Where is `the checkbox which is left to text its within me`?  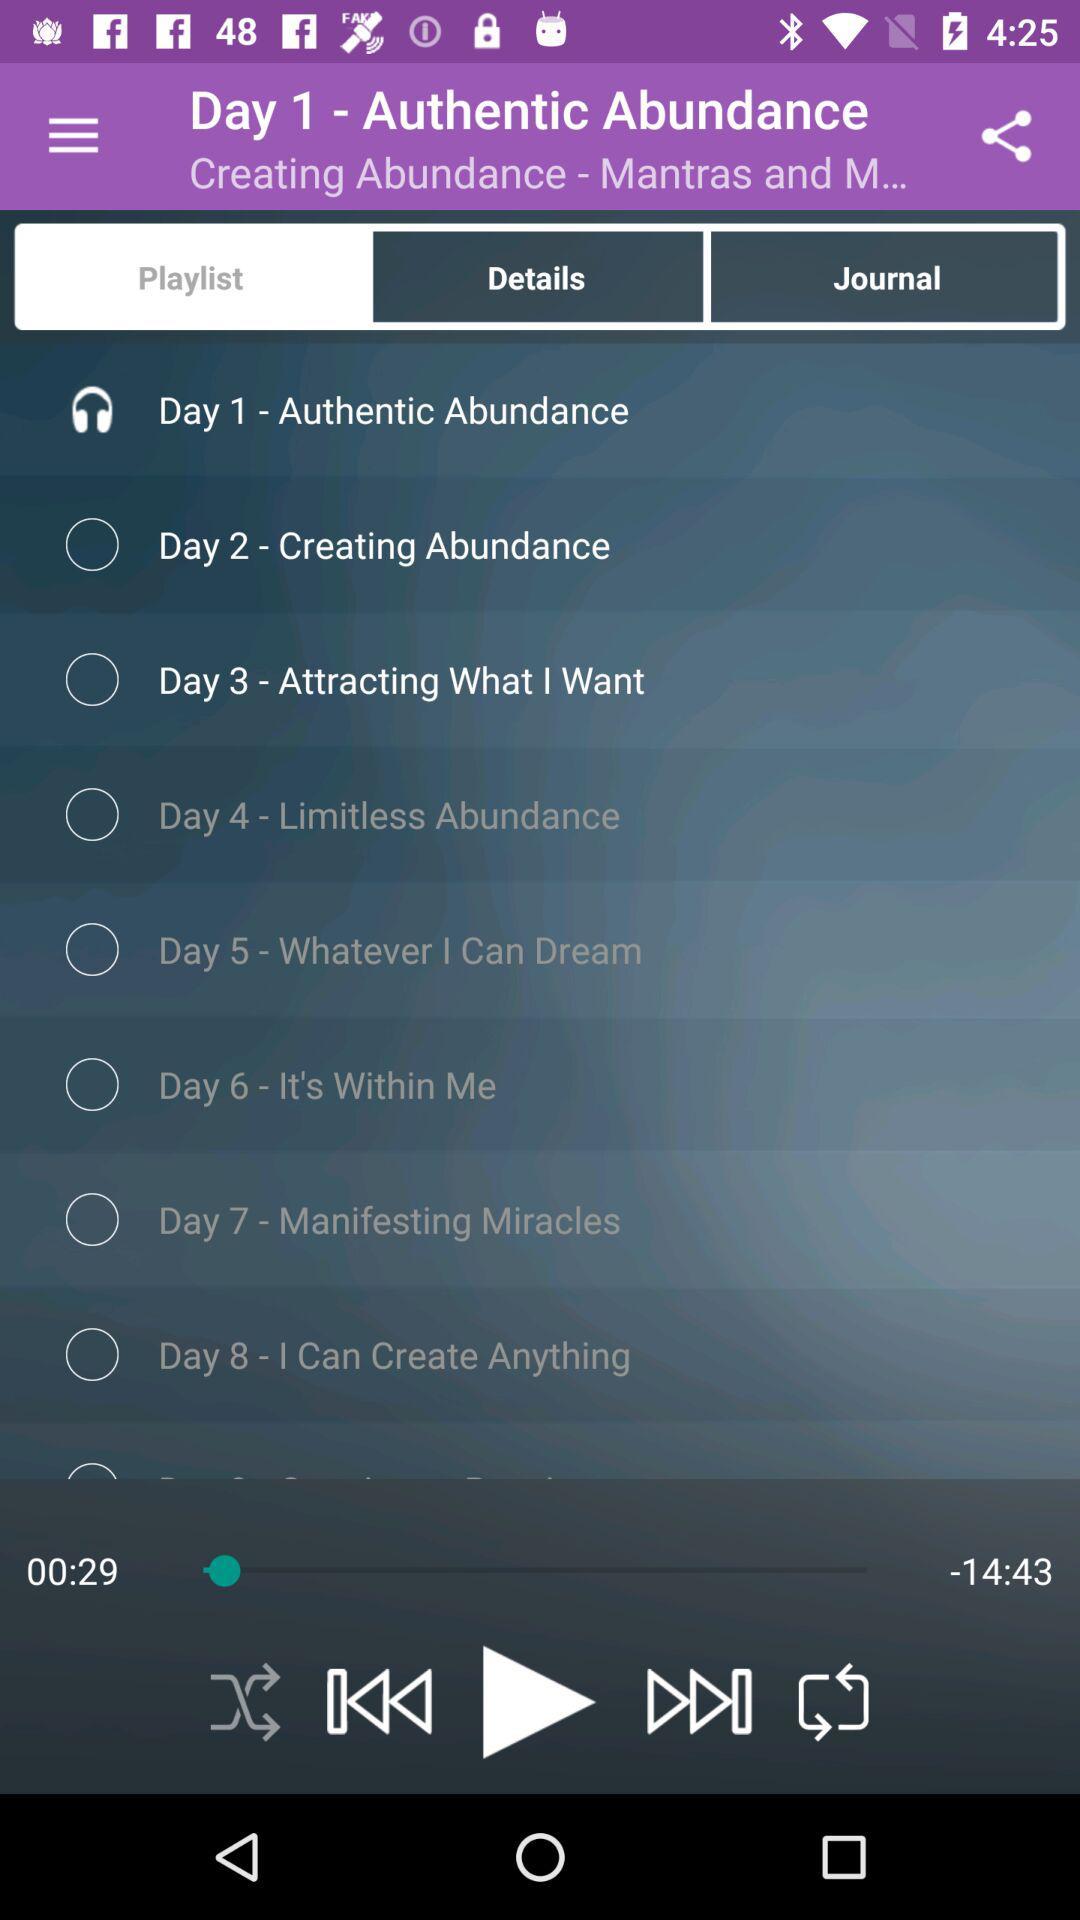
the checkbox which is left to text its within me is located at coordinates (92, 1083).